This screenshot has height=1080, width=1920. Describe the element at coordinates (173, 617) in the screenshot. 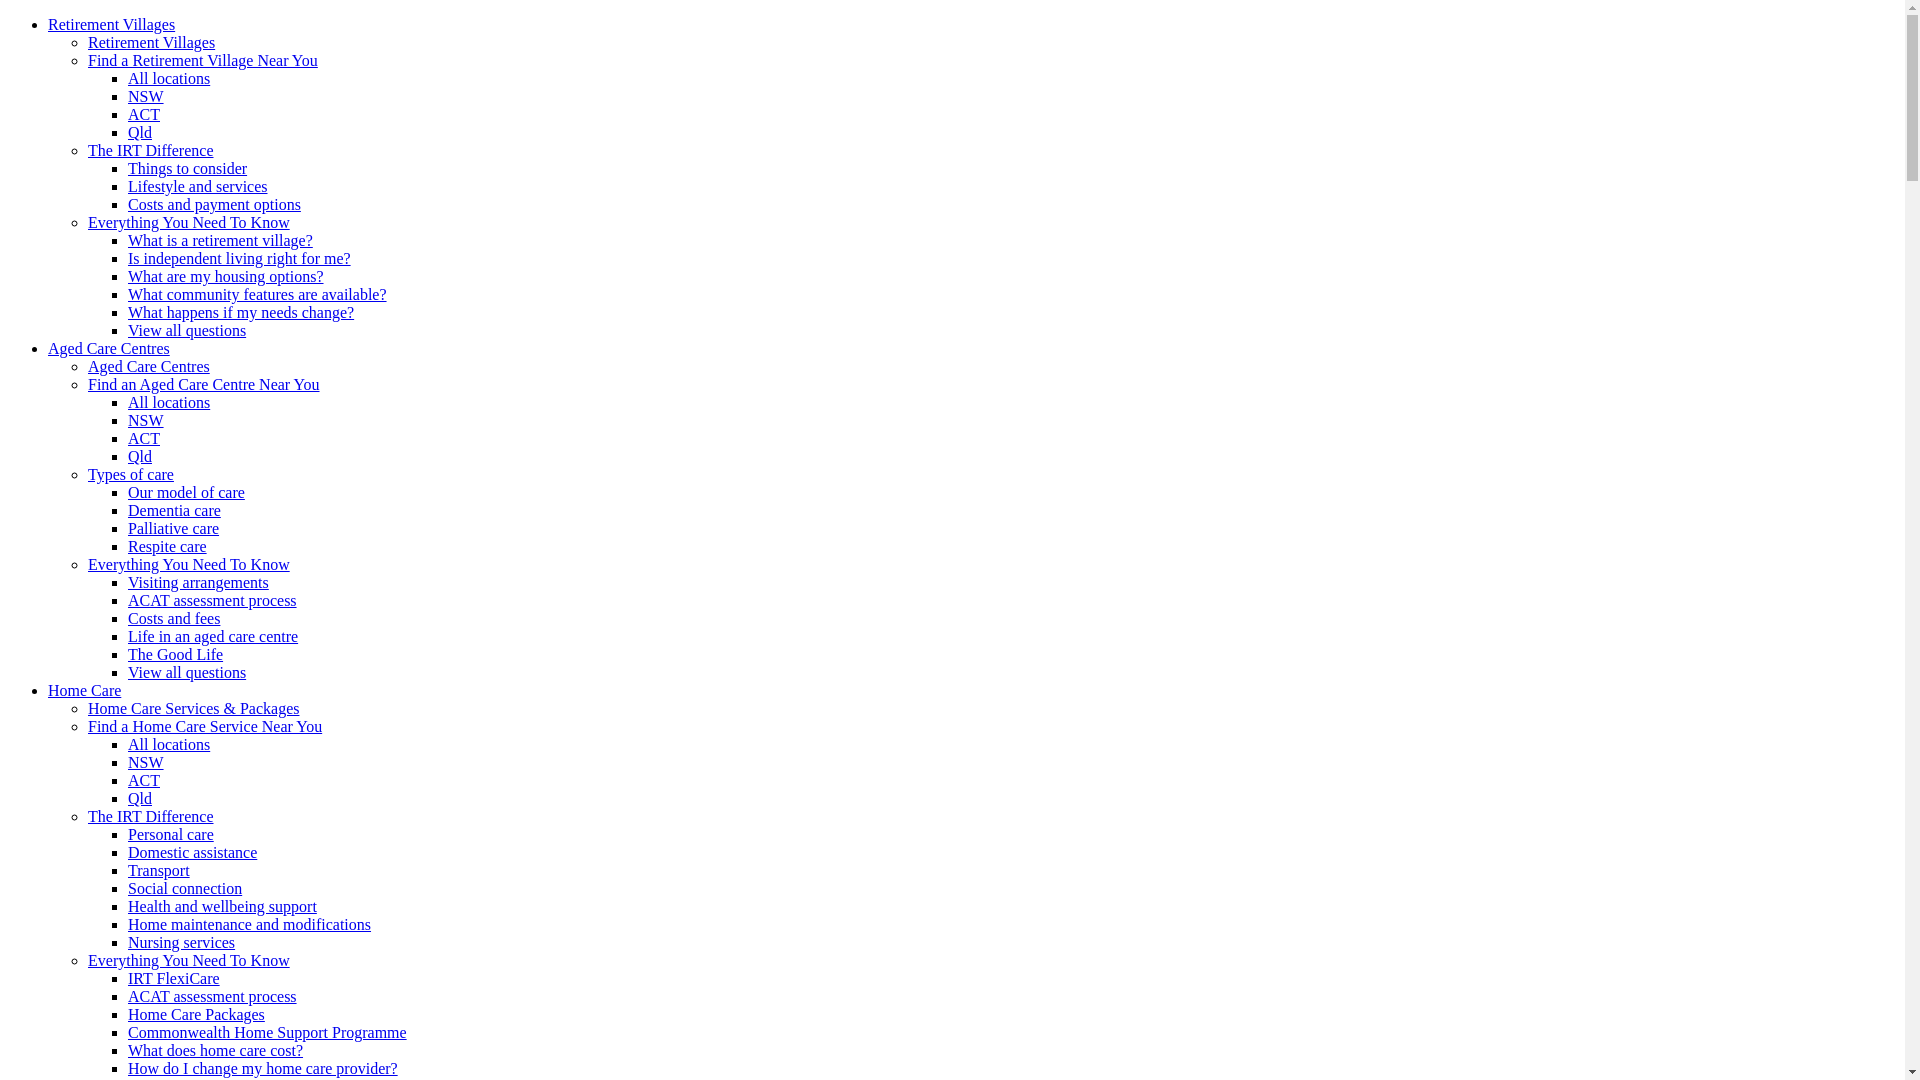

I see `'Costs and fees'` at that location.